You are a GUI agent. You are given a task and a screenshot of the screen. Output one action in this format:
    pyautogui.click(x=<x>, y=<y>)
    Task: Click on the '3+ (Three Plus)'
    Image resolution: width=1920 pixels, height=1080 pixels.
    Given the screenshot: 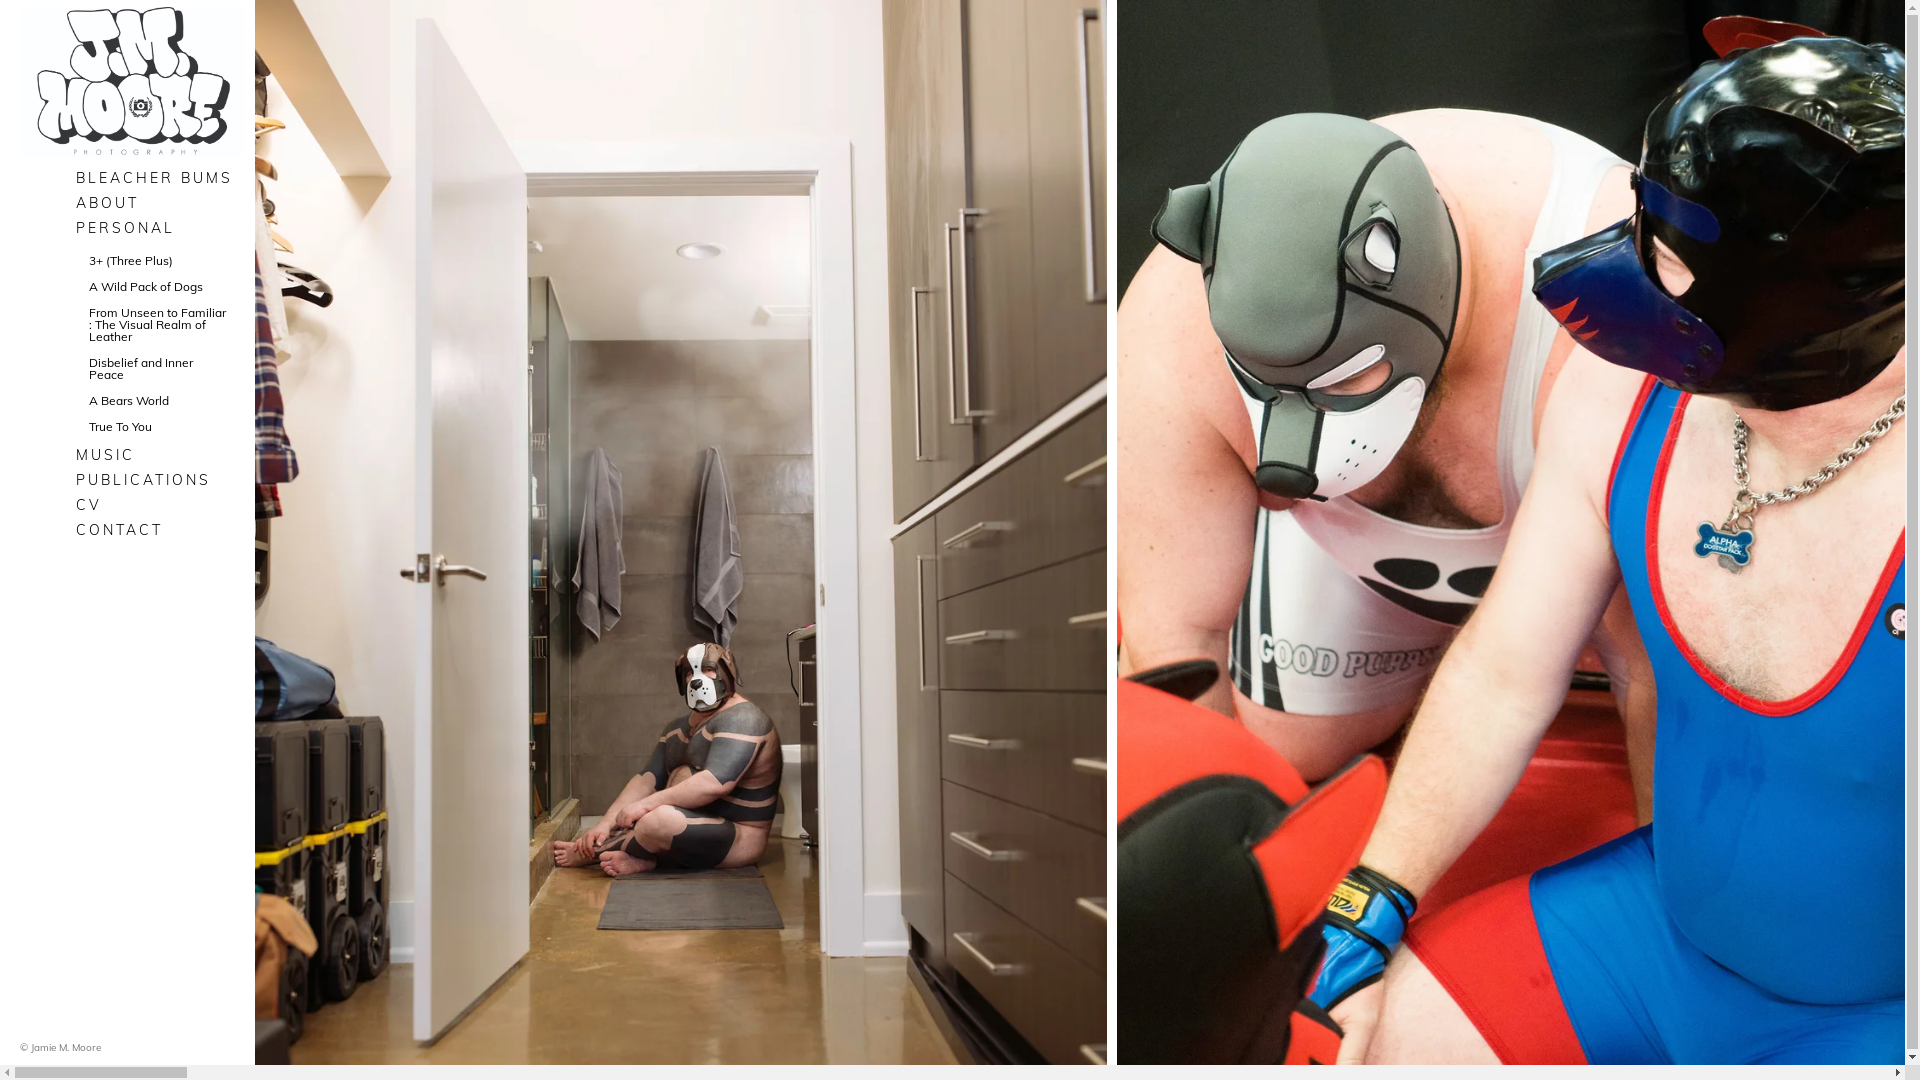 What is the action you would take?
    pyautogui.click(x=156, y=260)
    